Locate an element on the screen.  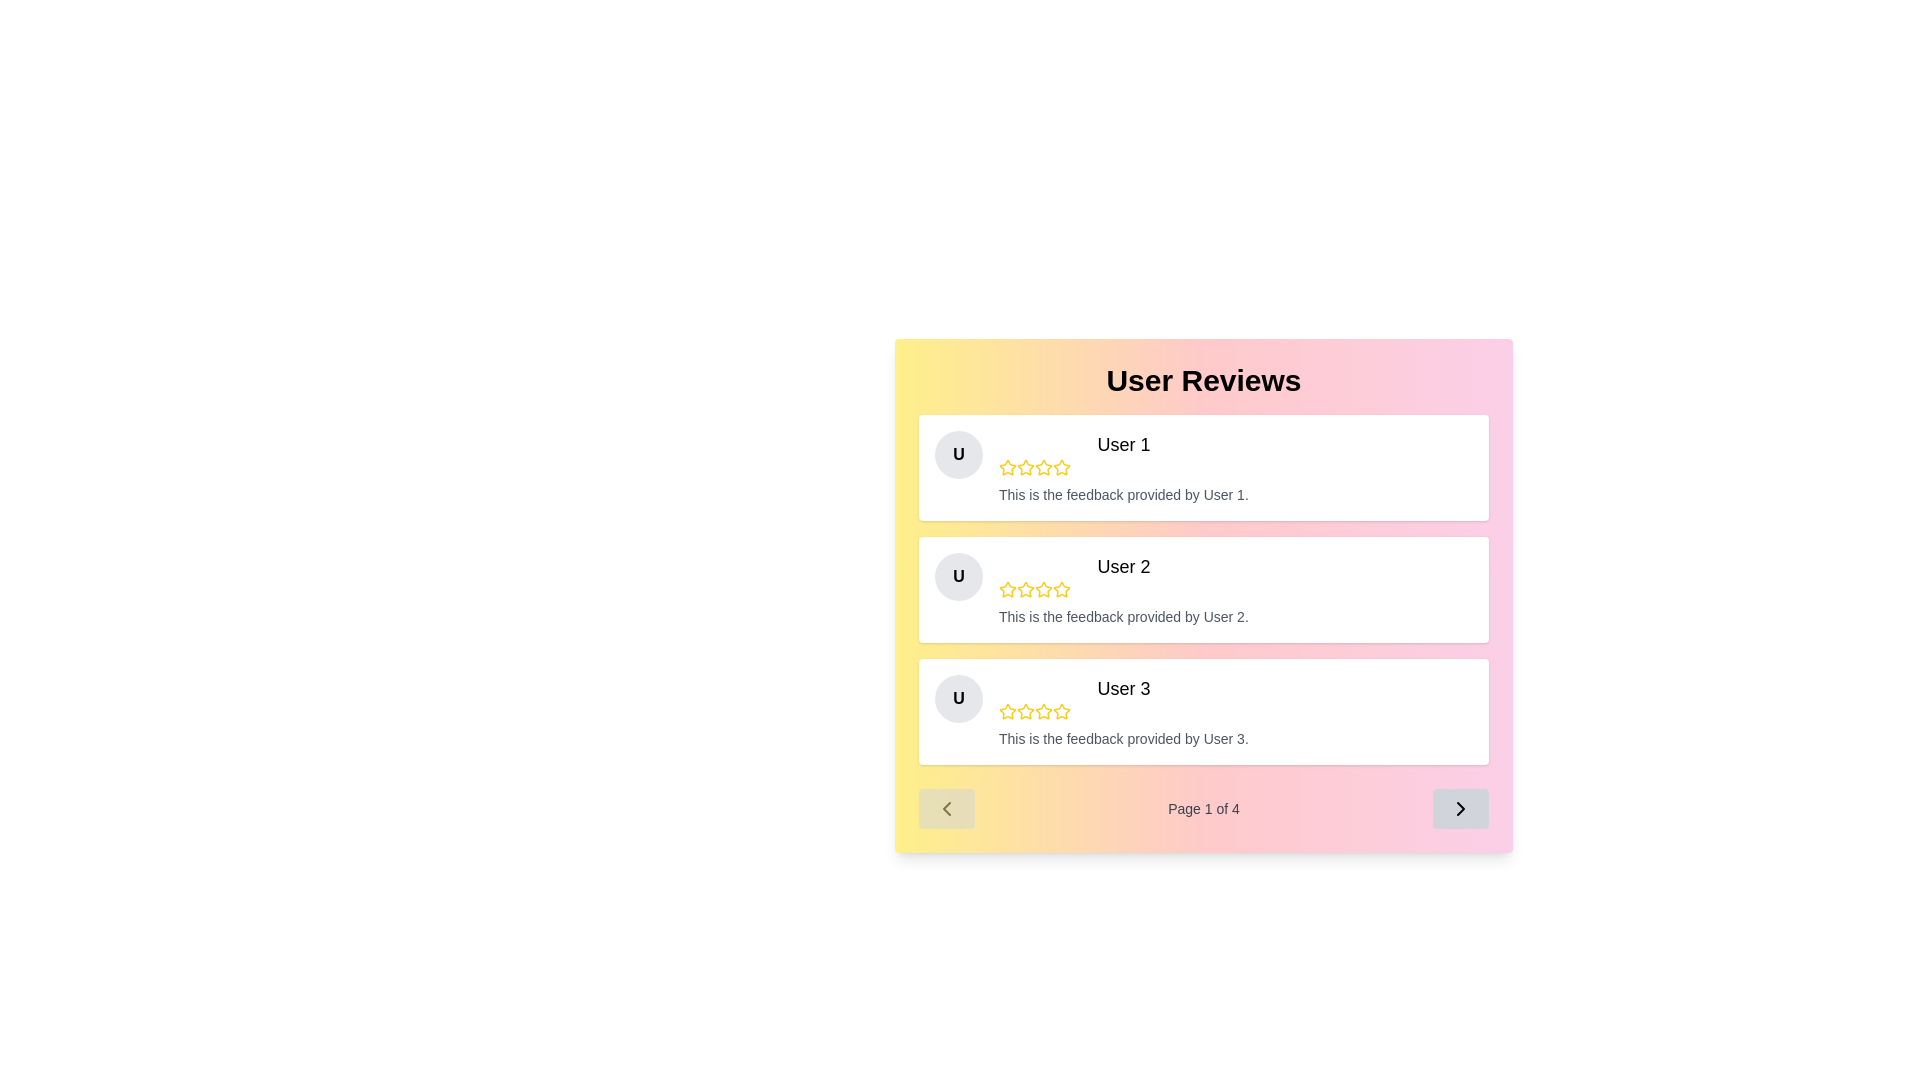
the third star-shaped rating icon outlined in yellow in the User Reviews section is located at coordinates (1042, 467).